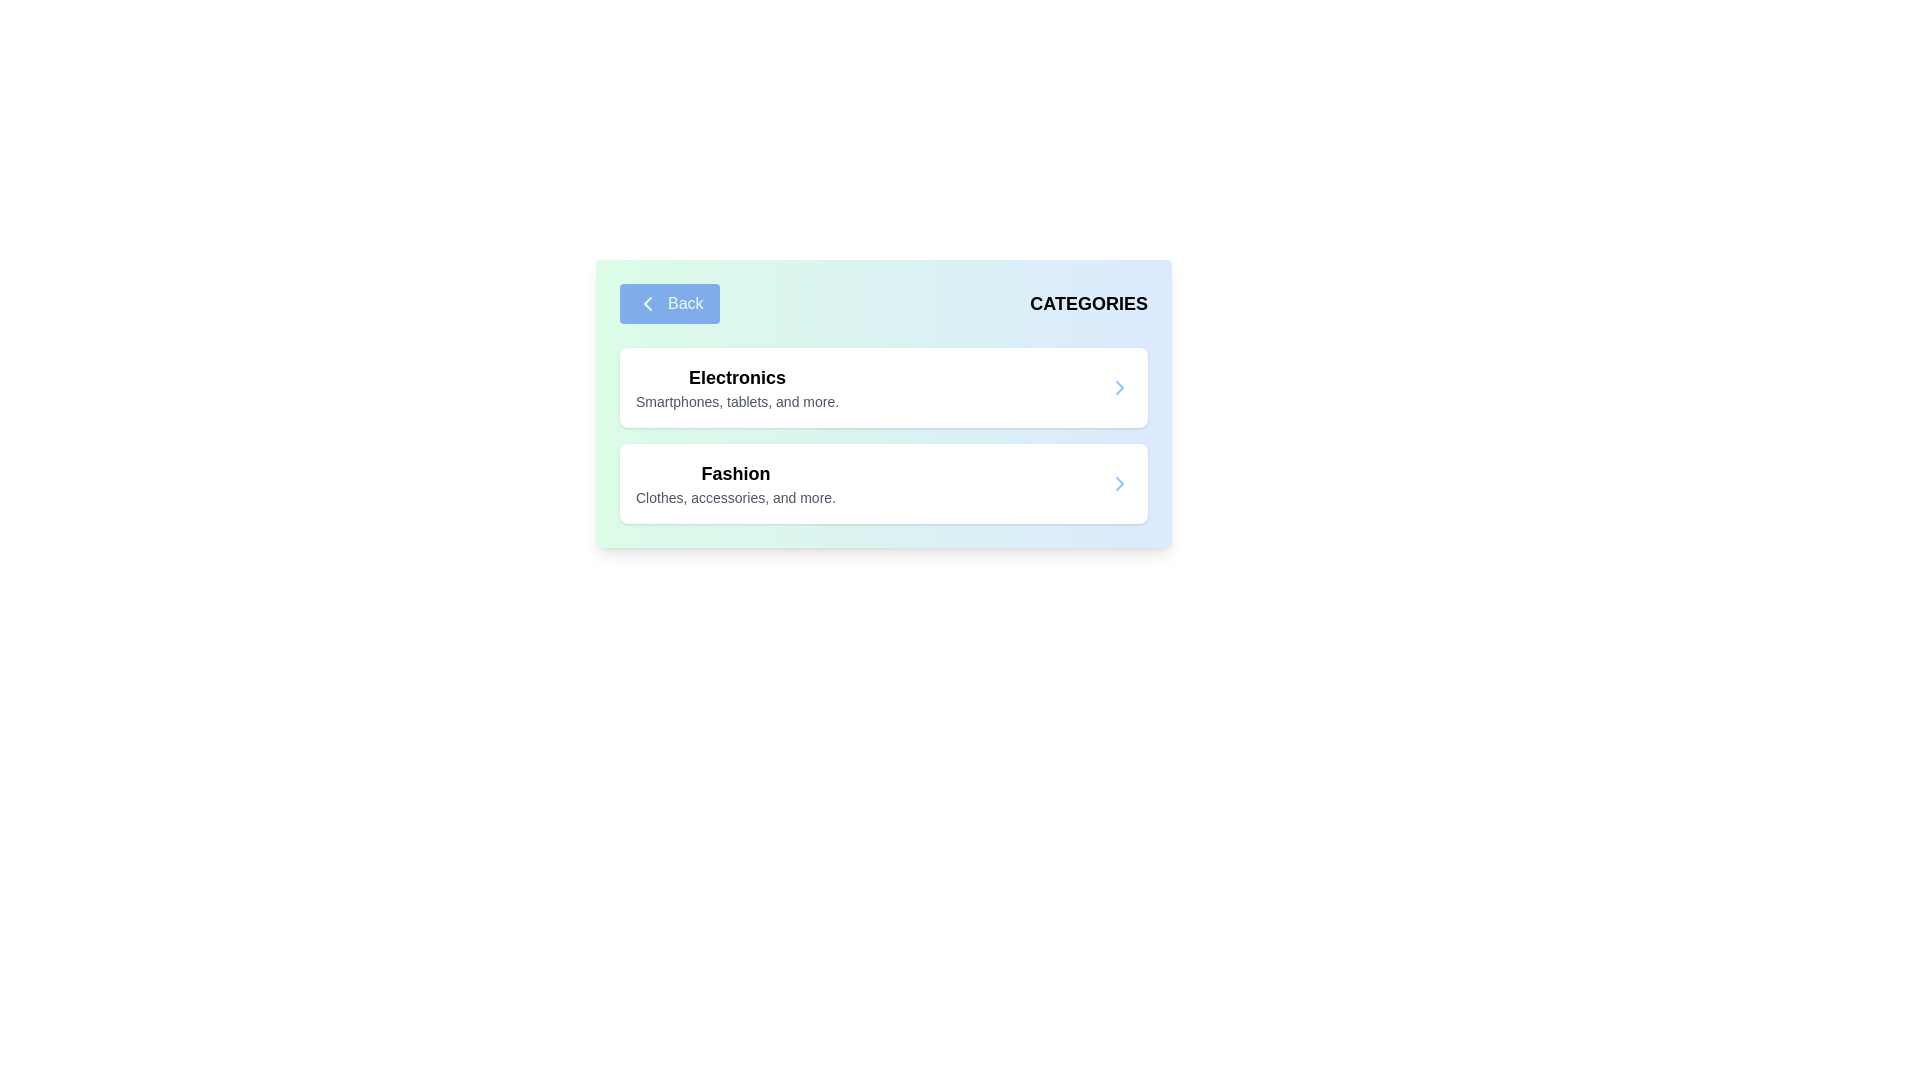  I want to click on the leftward-pointing chevron arrow icon used for back navigation, which is part of the 'Back' button, positioned towards the top-left corner of the interface, so click(648, 304).